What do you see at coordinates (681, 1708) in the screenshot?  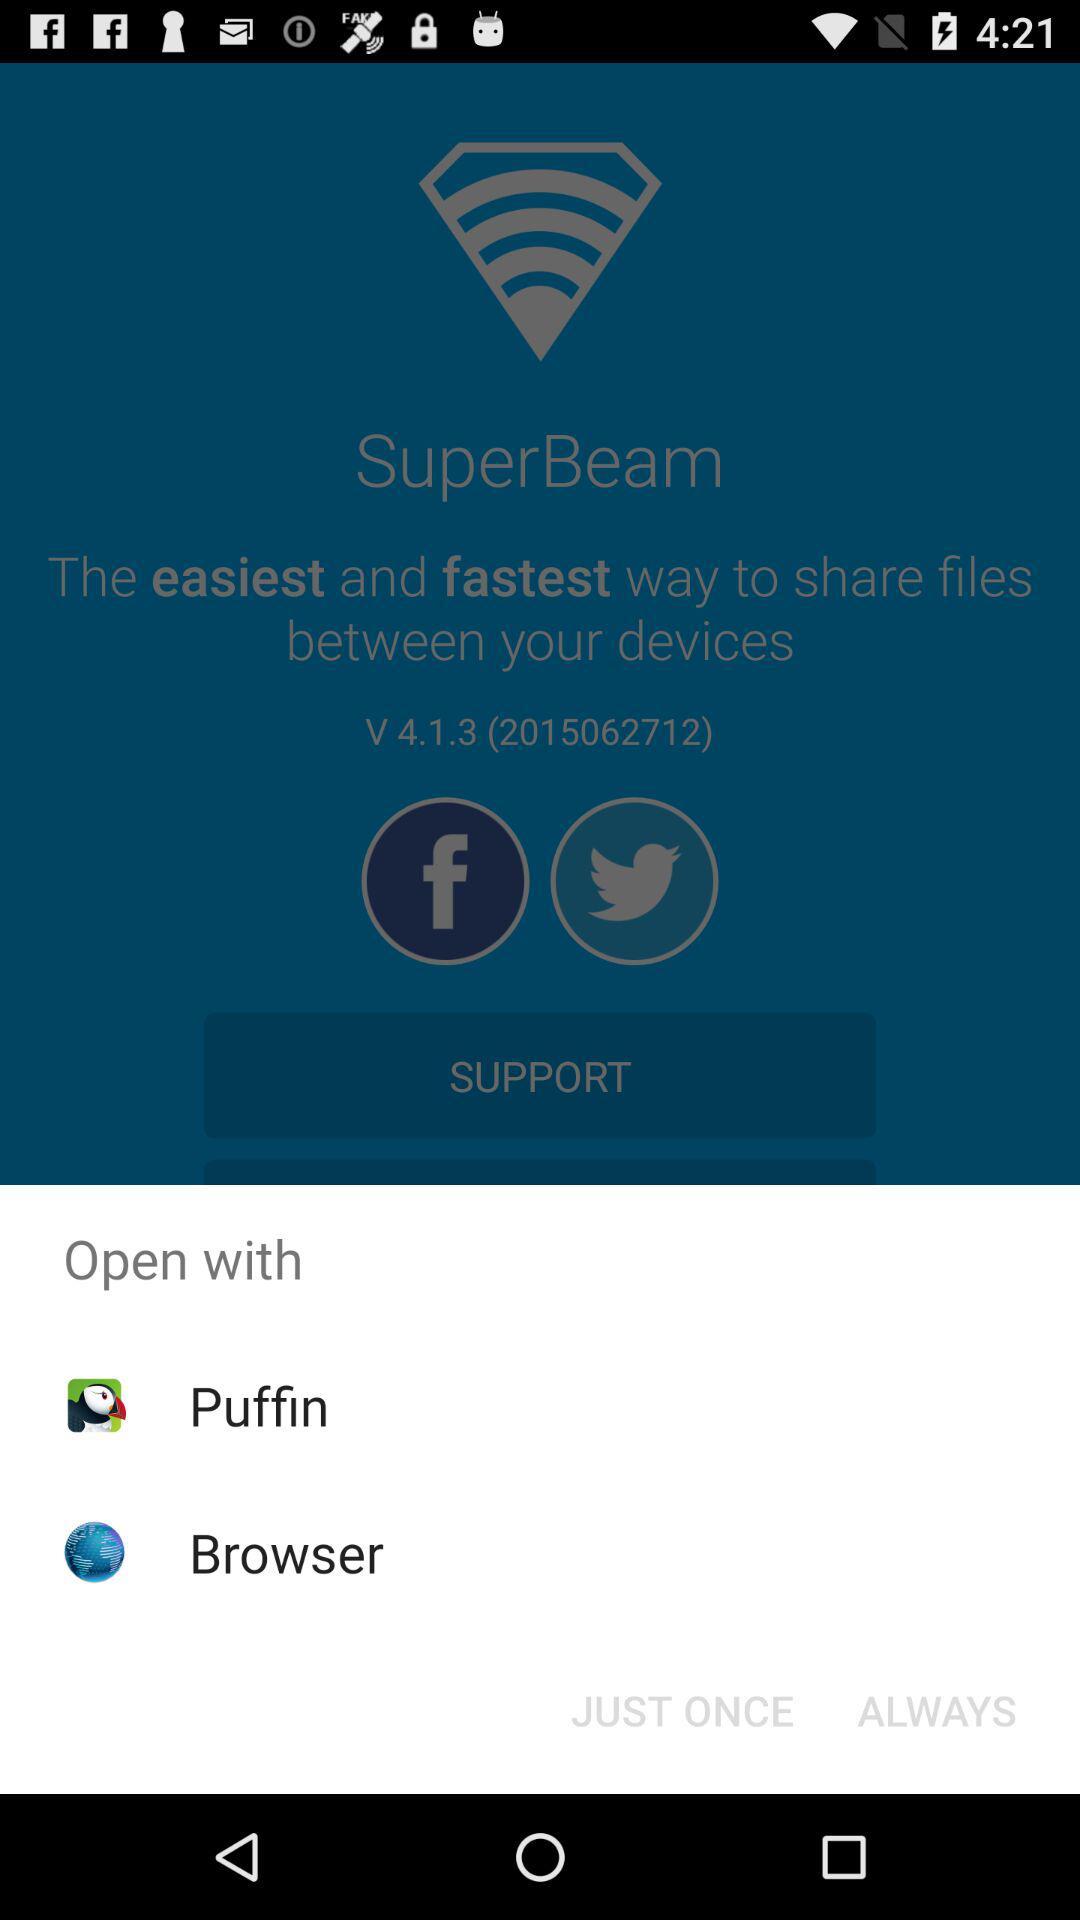 I see `button to the left of always icon` at bounding box center [681, 1708].